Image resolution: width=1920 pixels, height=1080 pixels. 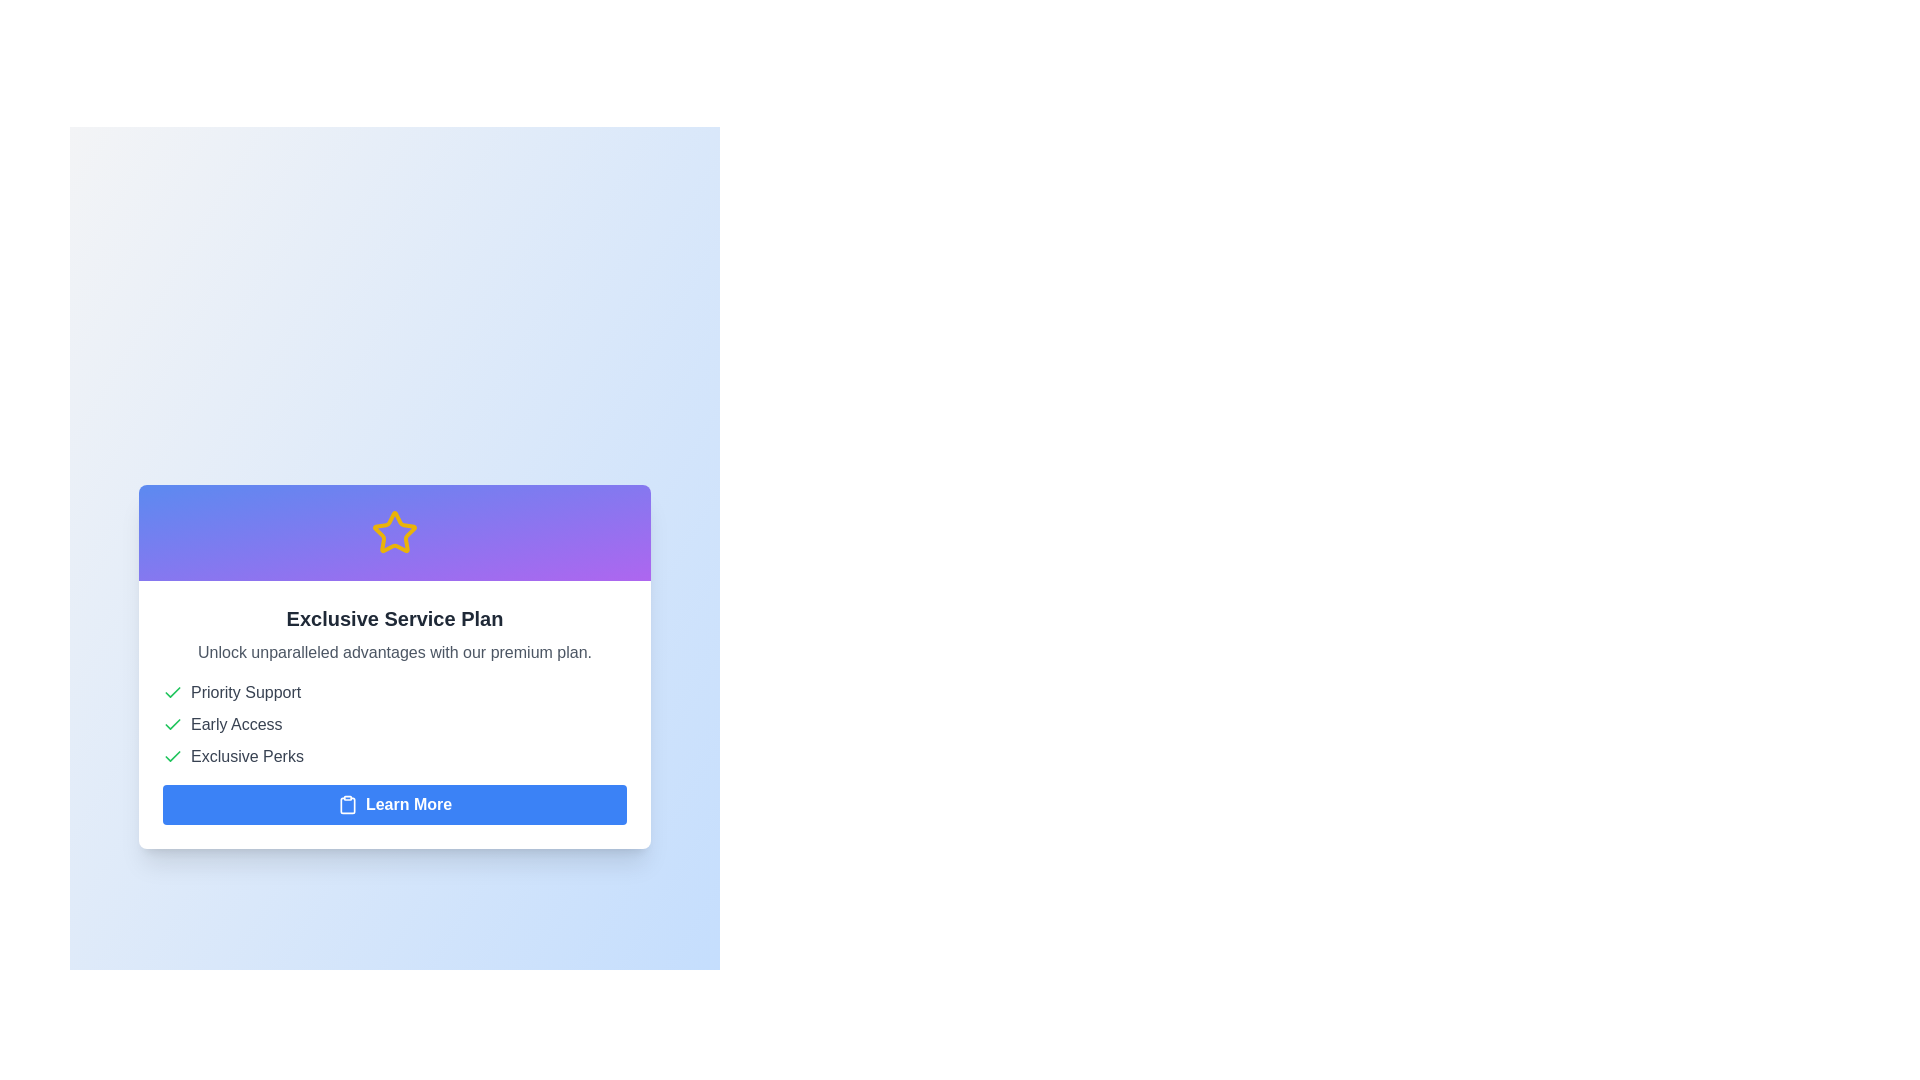 I want to click on the clipboard icon located to the left of the 'Learn More' text within the blue rectangular button at the bottom of the card, so click(x=347, y=804).